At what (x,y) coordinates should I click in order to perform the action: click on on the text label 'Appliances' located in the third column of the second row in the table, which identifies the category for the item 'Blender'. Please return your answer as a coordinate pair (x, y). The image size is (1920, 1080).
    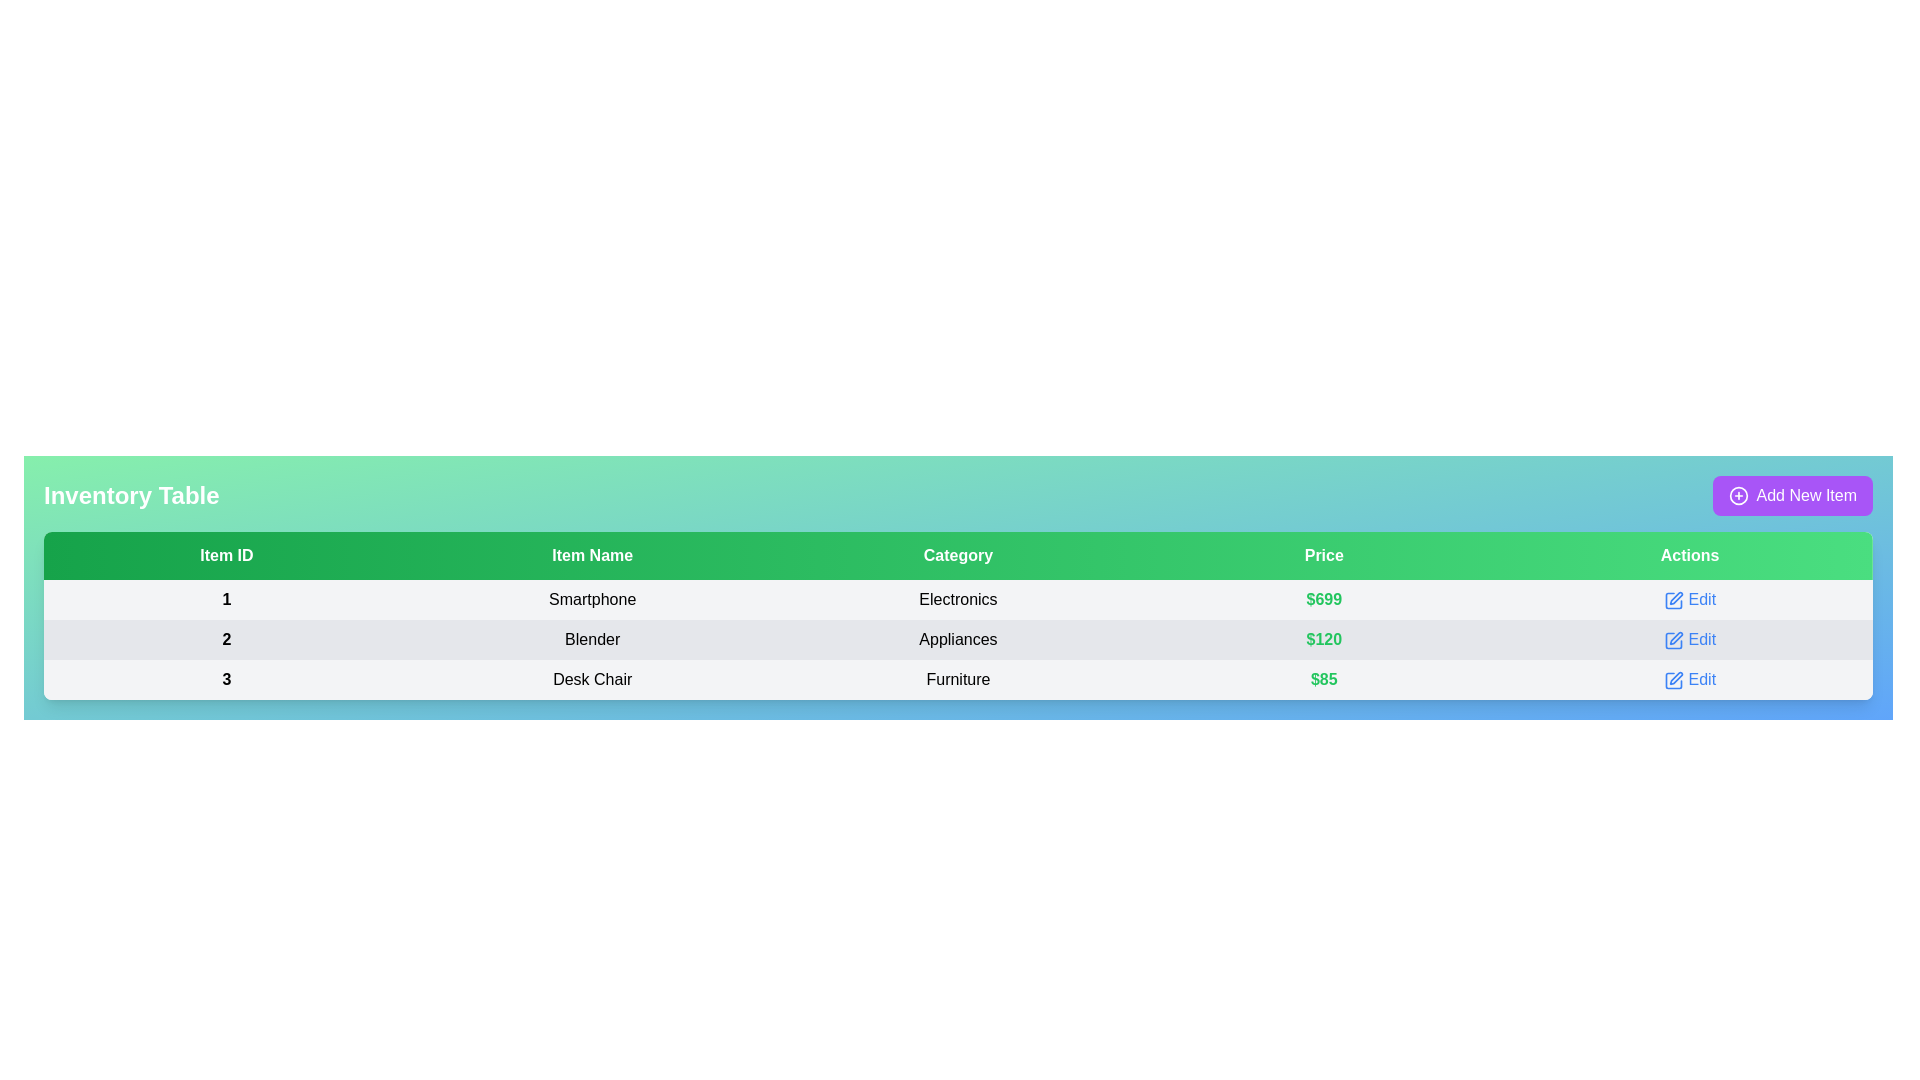
    Looking at the image, I should click on (957, 640).